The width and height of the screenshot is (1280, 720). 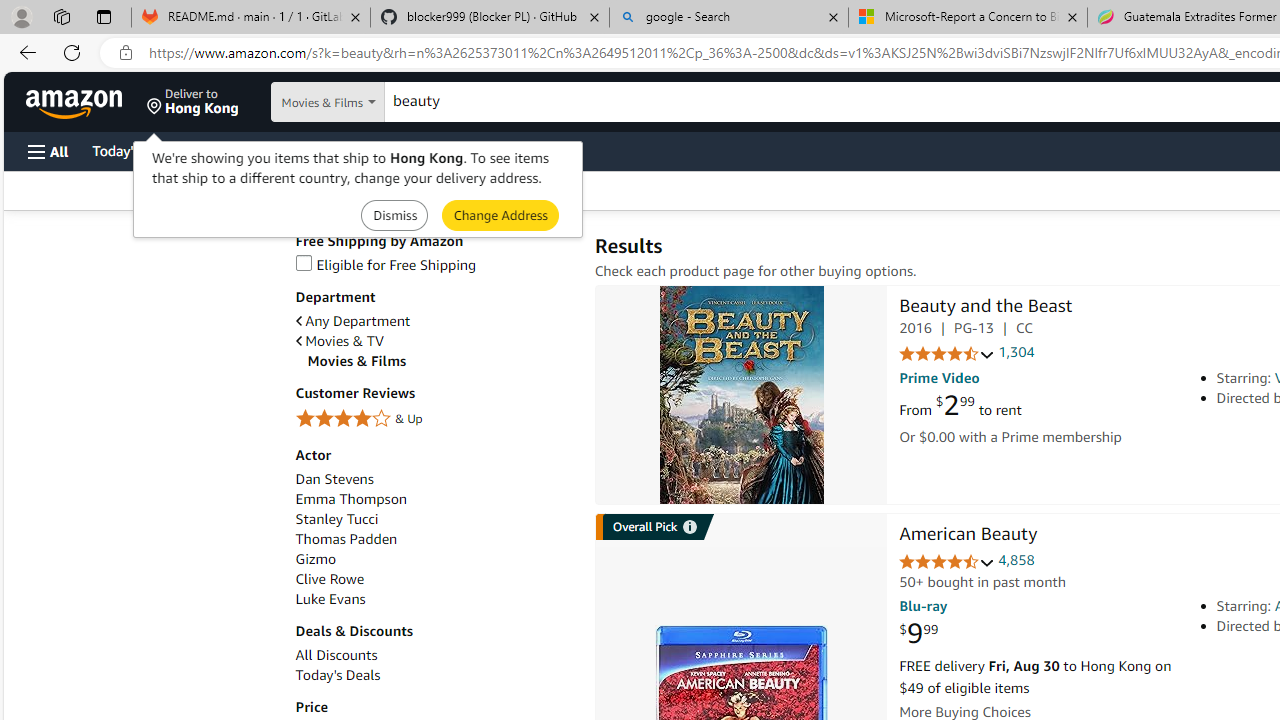 What do you see at coordinates (330, 598) in the screenshot?
I see `'Luke Evans'` at bounding box center [330, 598].